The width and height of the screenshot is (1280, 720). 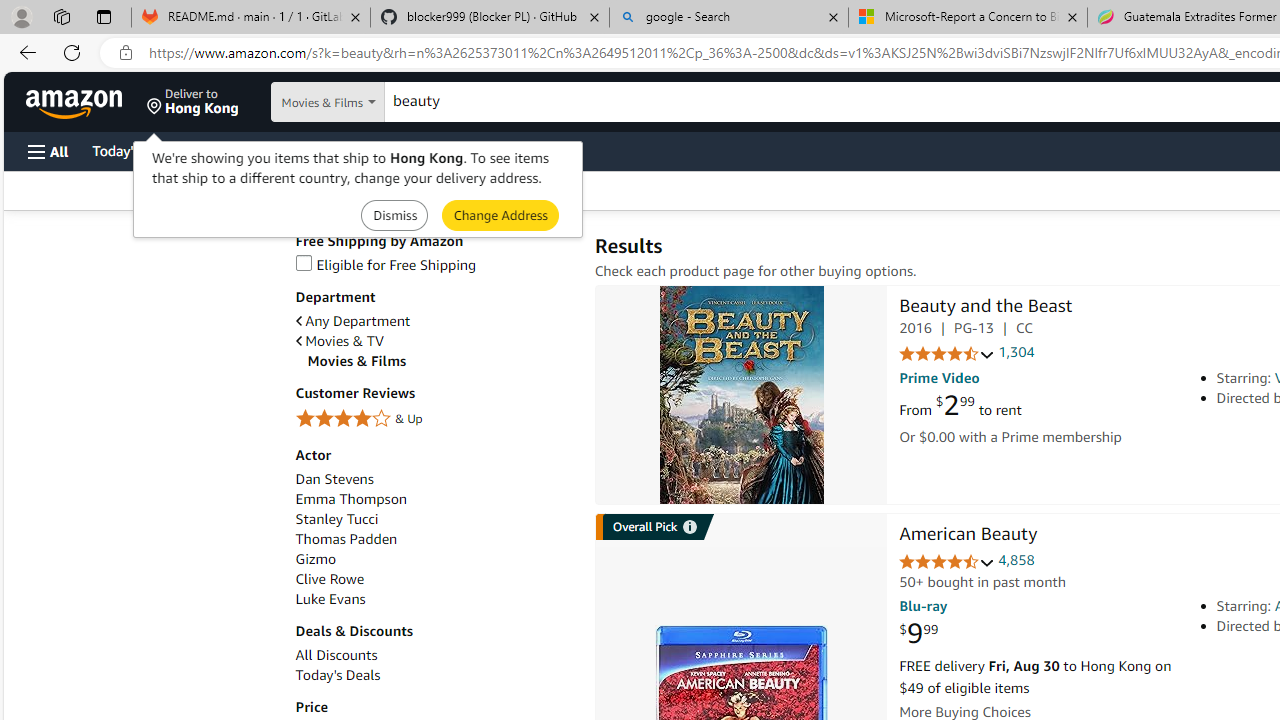 What do you see at coordinates (330, 598) in the screenshot?
I see `'Luke Evans'` at bounding box center [330, 598].